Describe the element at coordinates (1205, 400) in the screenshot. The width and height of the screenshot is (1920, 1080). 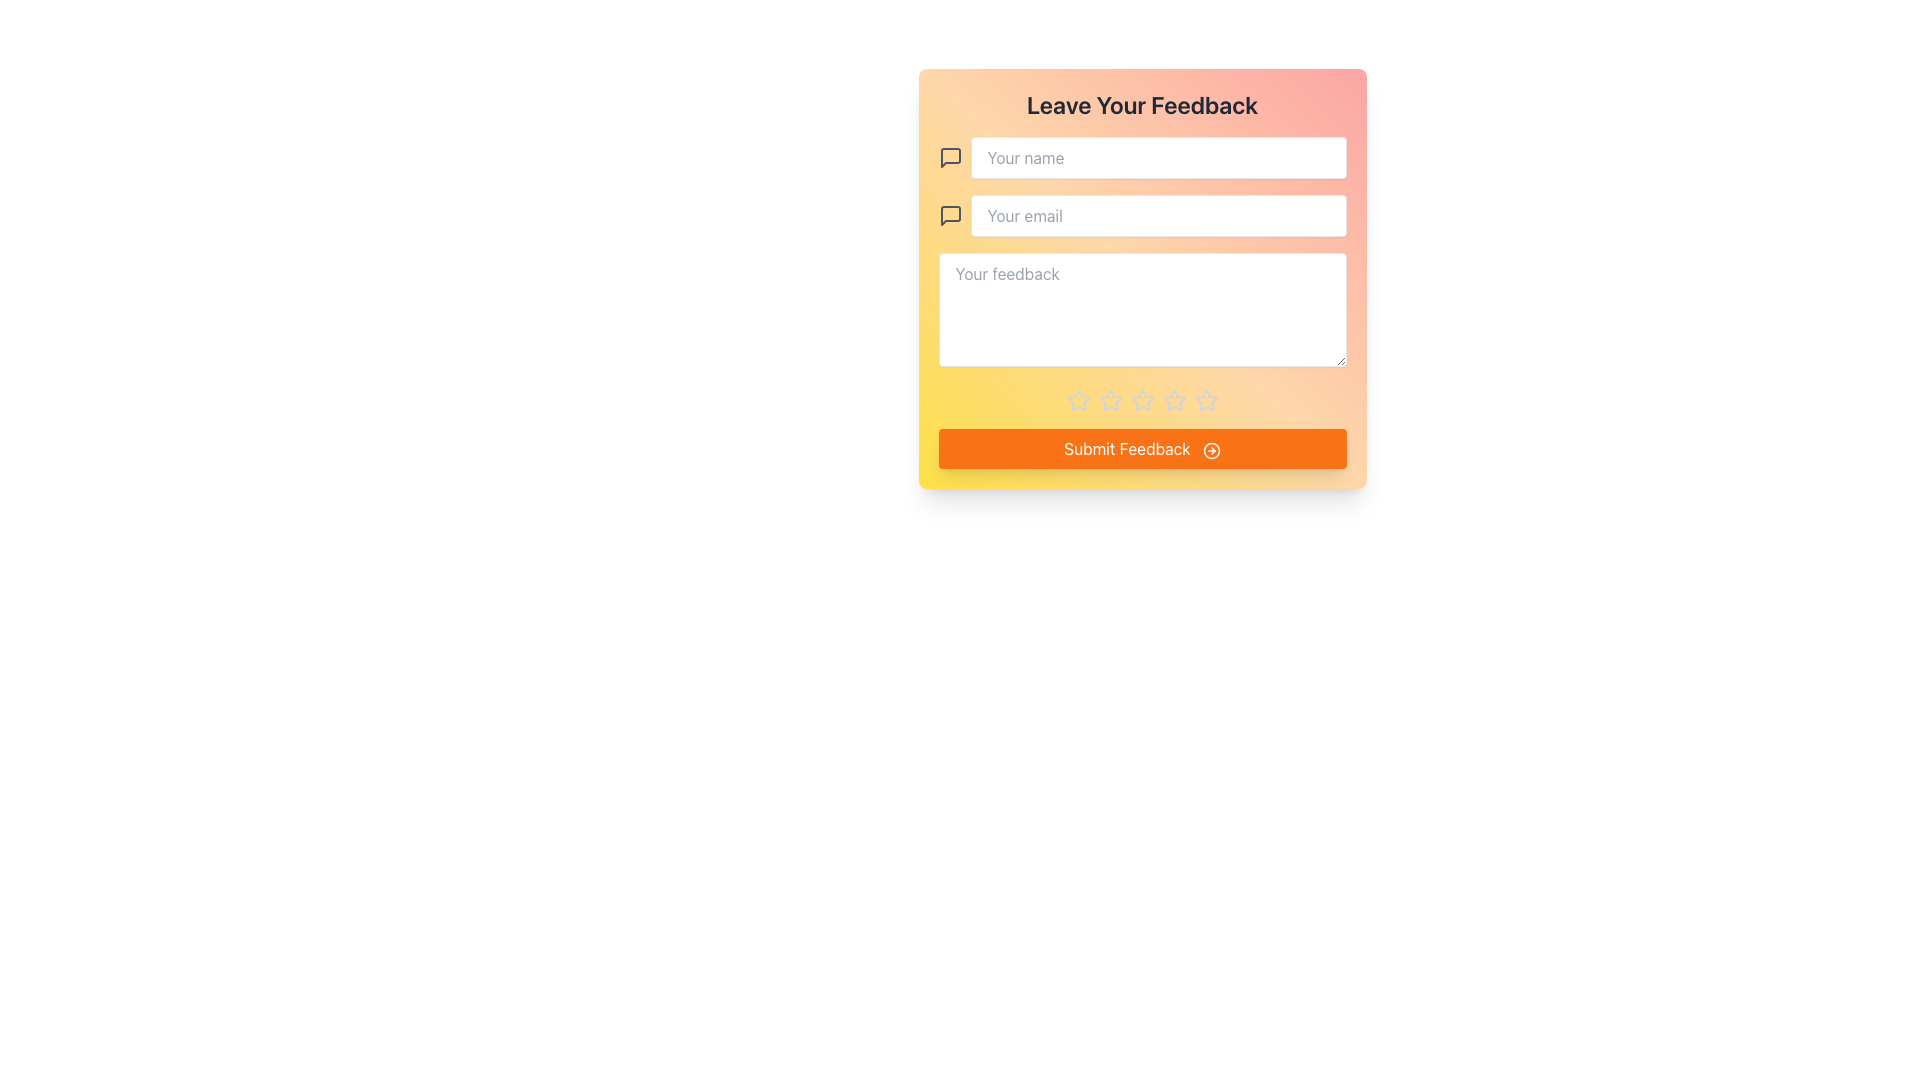
I see `the fourth star icon in the rating bar, which is styled with a light gray outline and appears inactive, positioned below the feedback input field` at that location.